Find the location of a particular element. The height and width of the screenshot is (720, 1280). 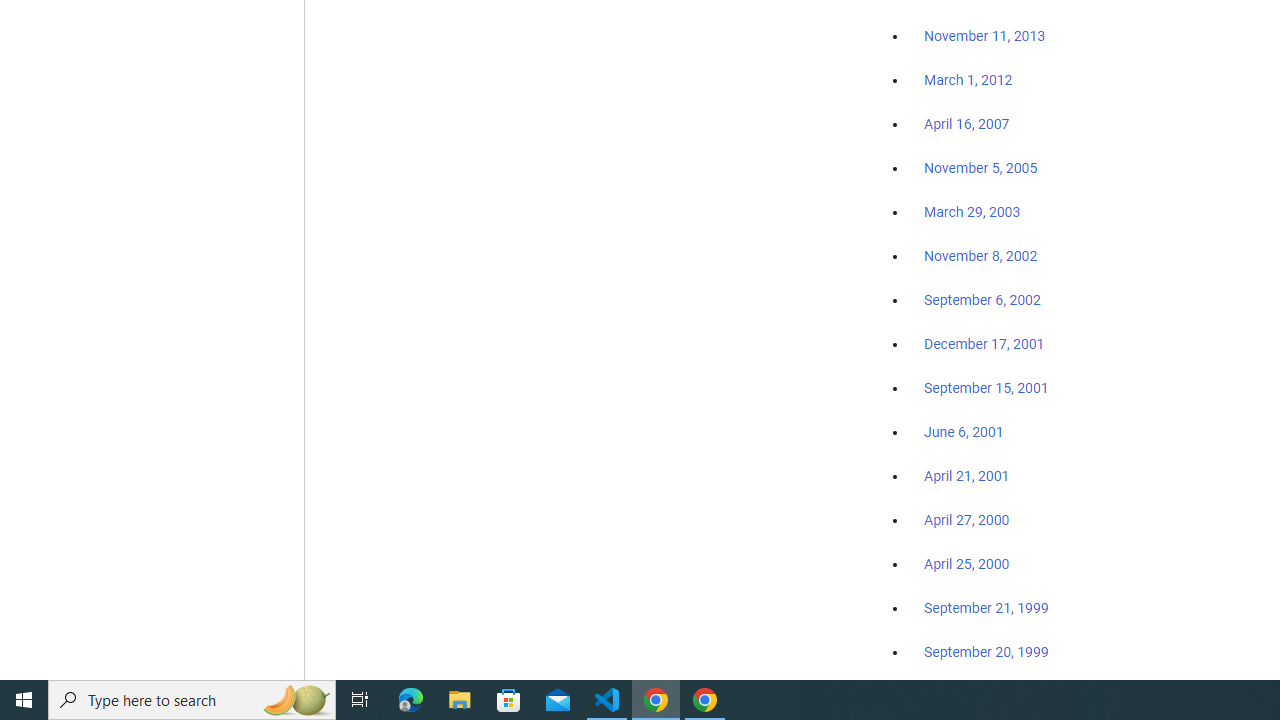

'September 15, 2001' is located at coordinates (986, 387).